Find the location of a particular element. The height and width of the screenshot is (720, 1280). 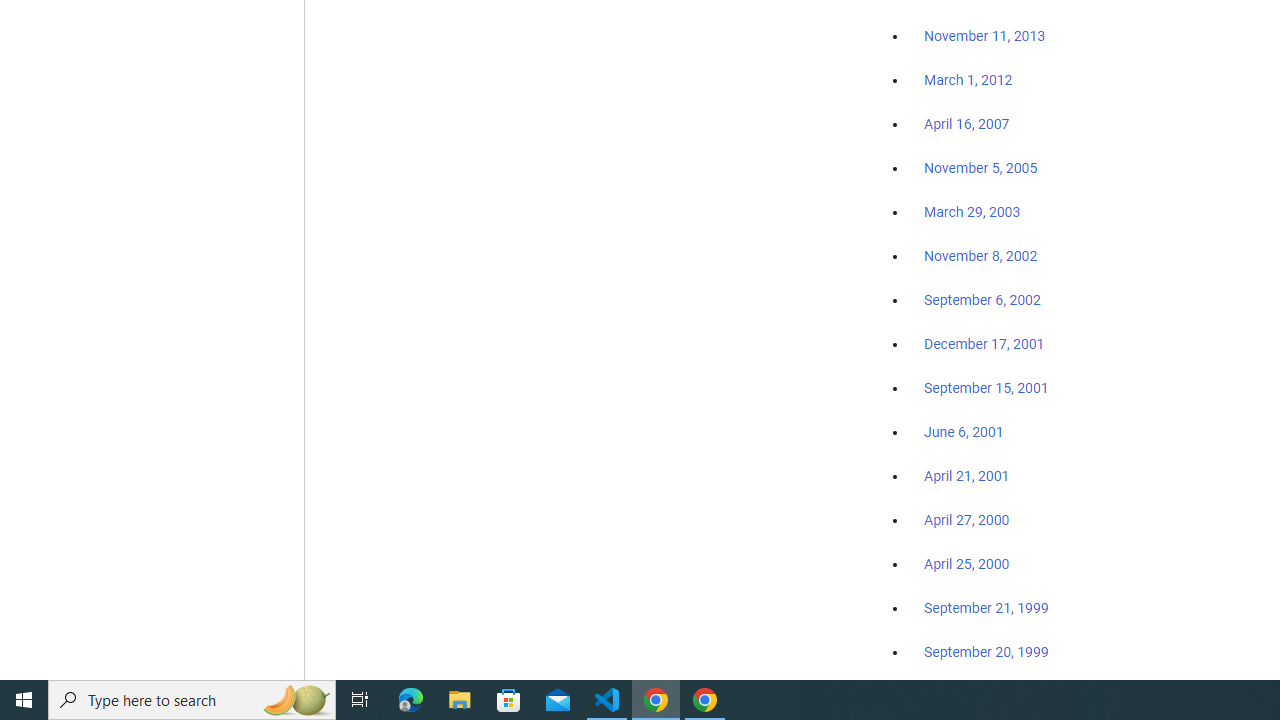

'September 15, 2001' is located at coordinates (986, 387).